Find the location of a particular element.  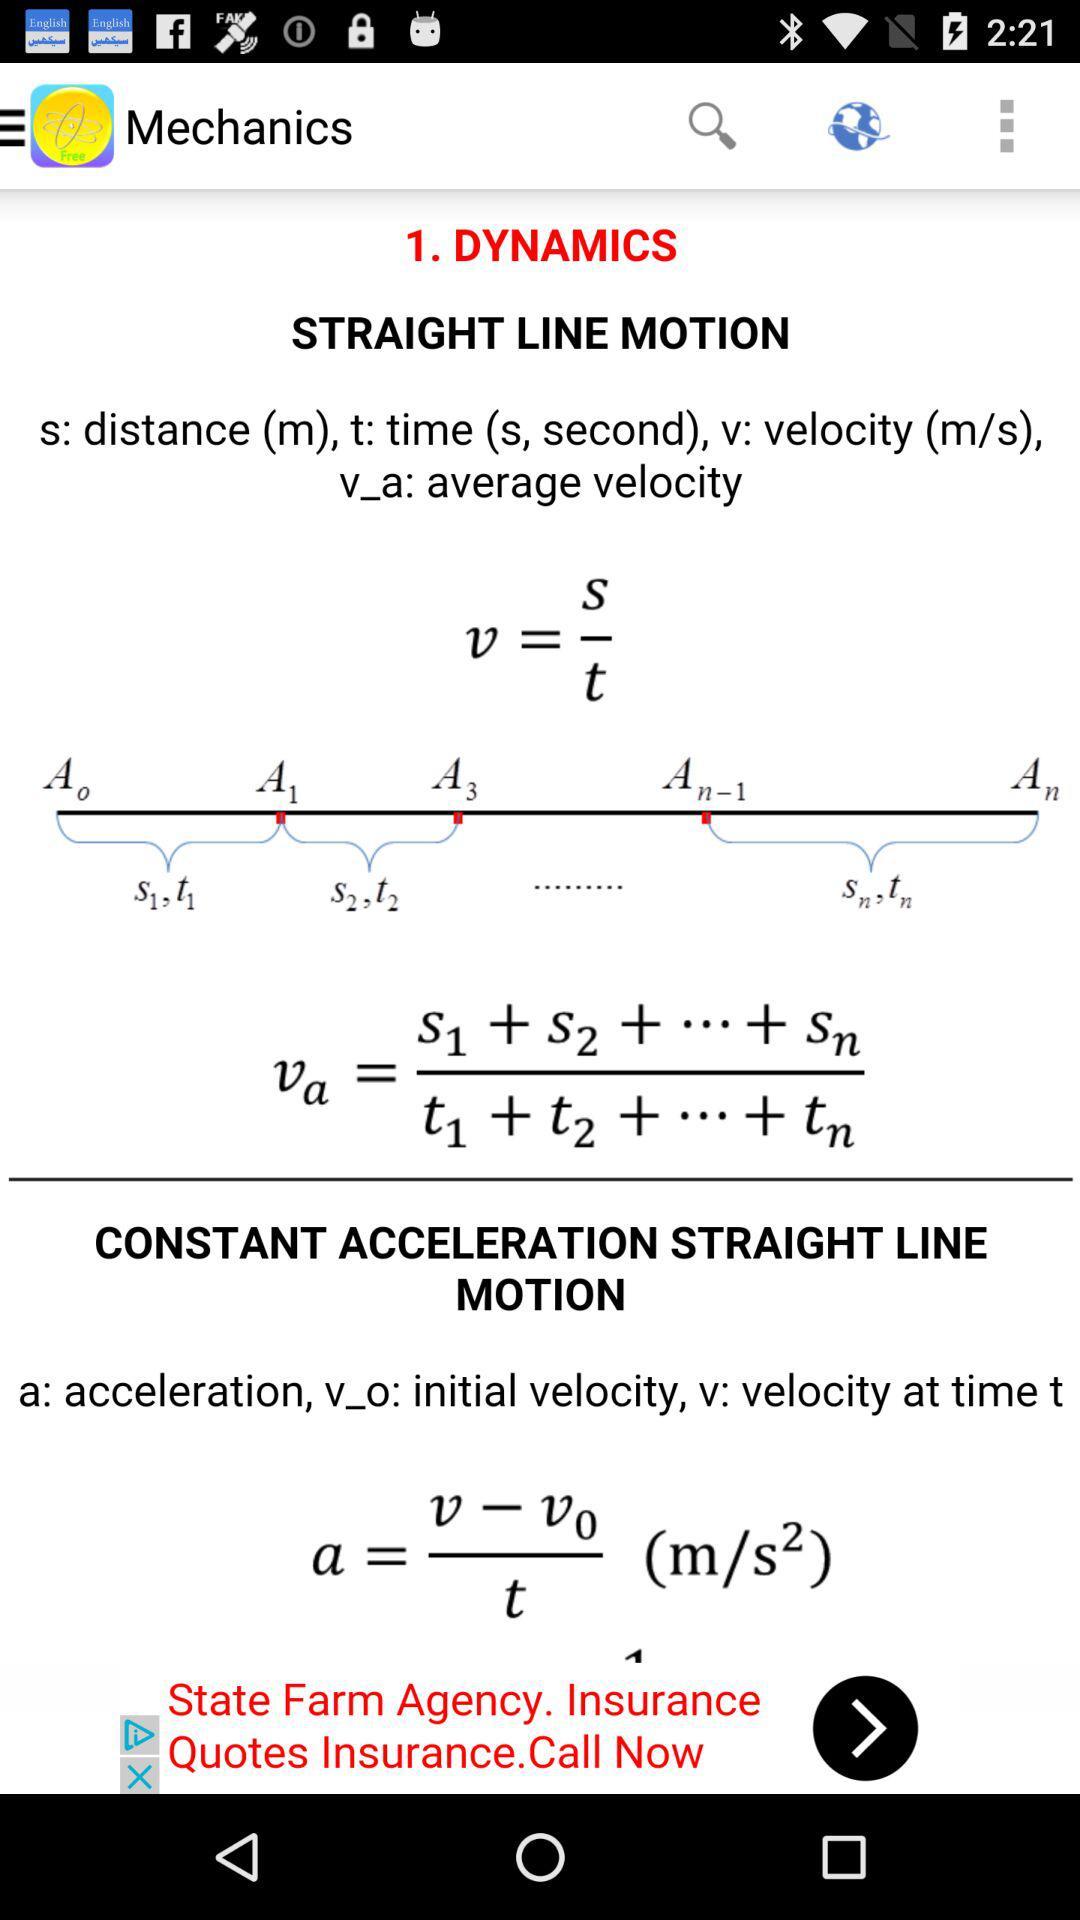

click on advertisement is located at coordinates (540, 1727).